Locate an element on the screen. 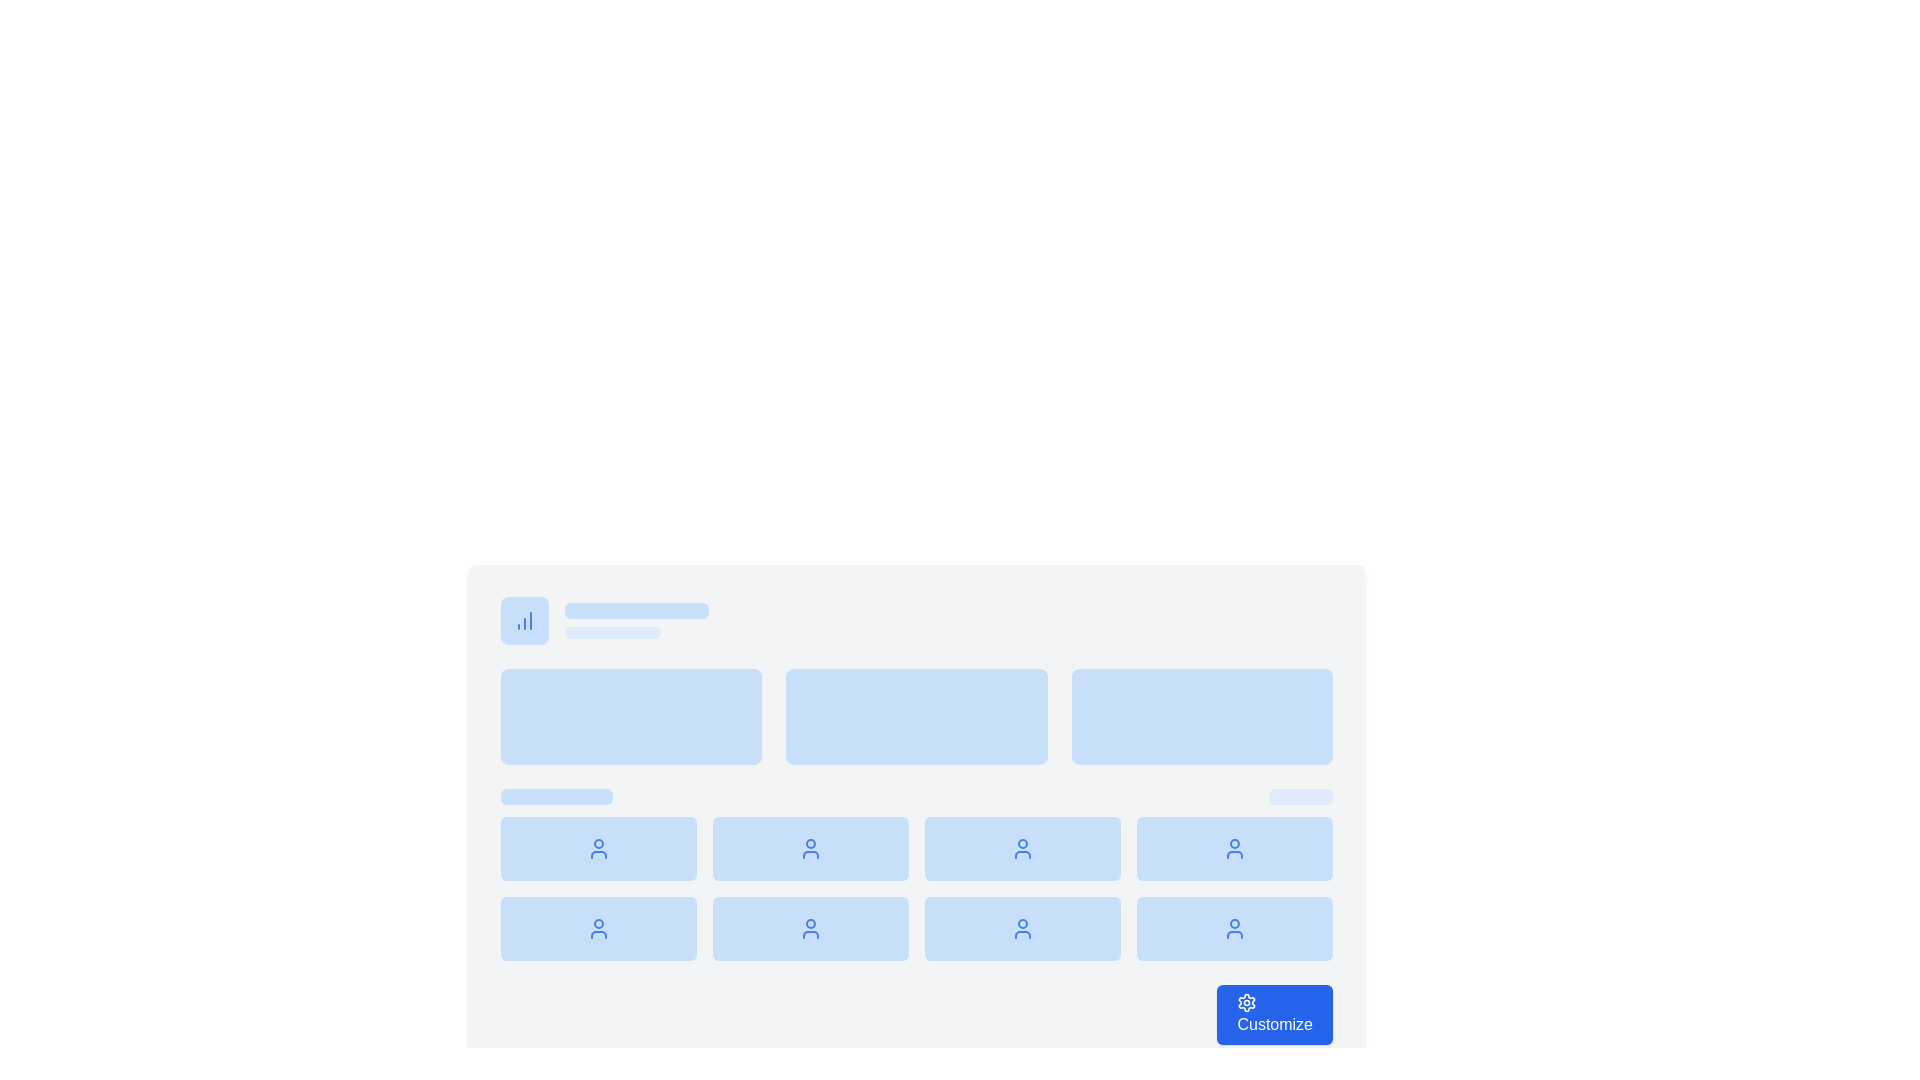 Image resolution: width=1920 pixels, height=1080 pixels. the clickable user card or placeholder component, which is the fourth item in the last row of the grid layout above the blue 'Customize' button is located at coordinates (1233, 848).